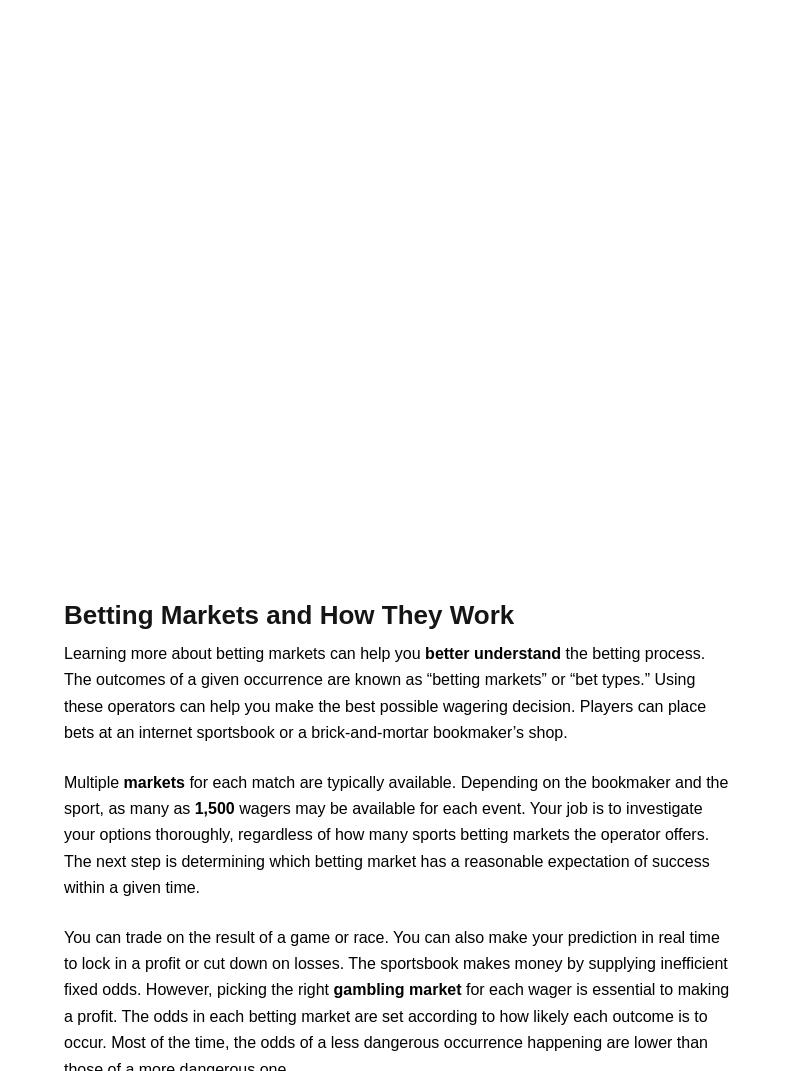 This screenshot has width=800, height=1071. Describe the element at coordinates (214, 806) in the screenshot. I see `'1,500'` at that location.